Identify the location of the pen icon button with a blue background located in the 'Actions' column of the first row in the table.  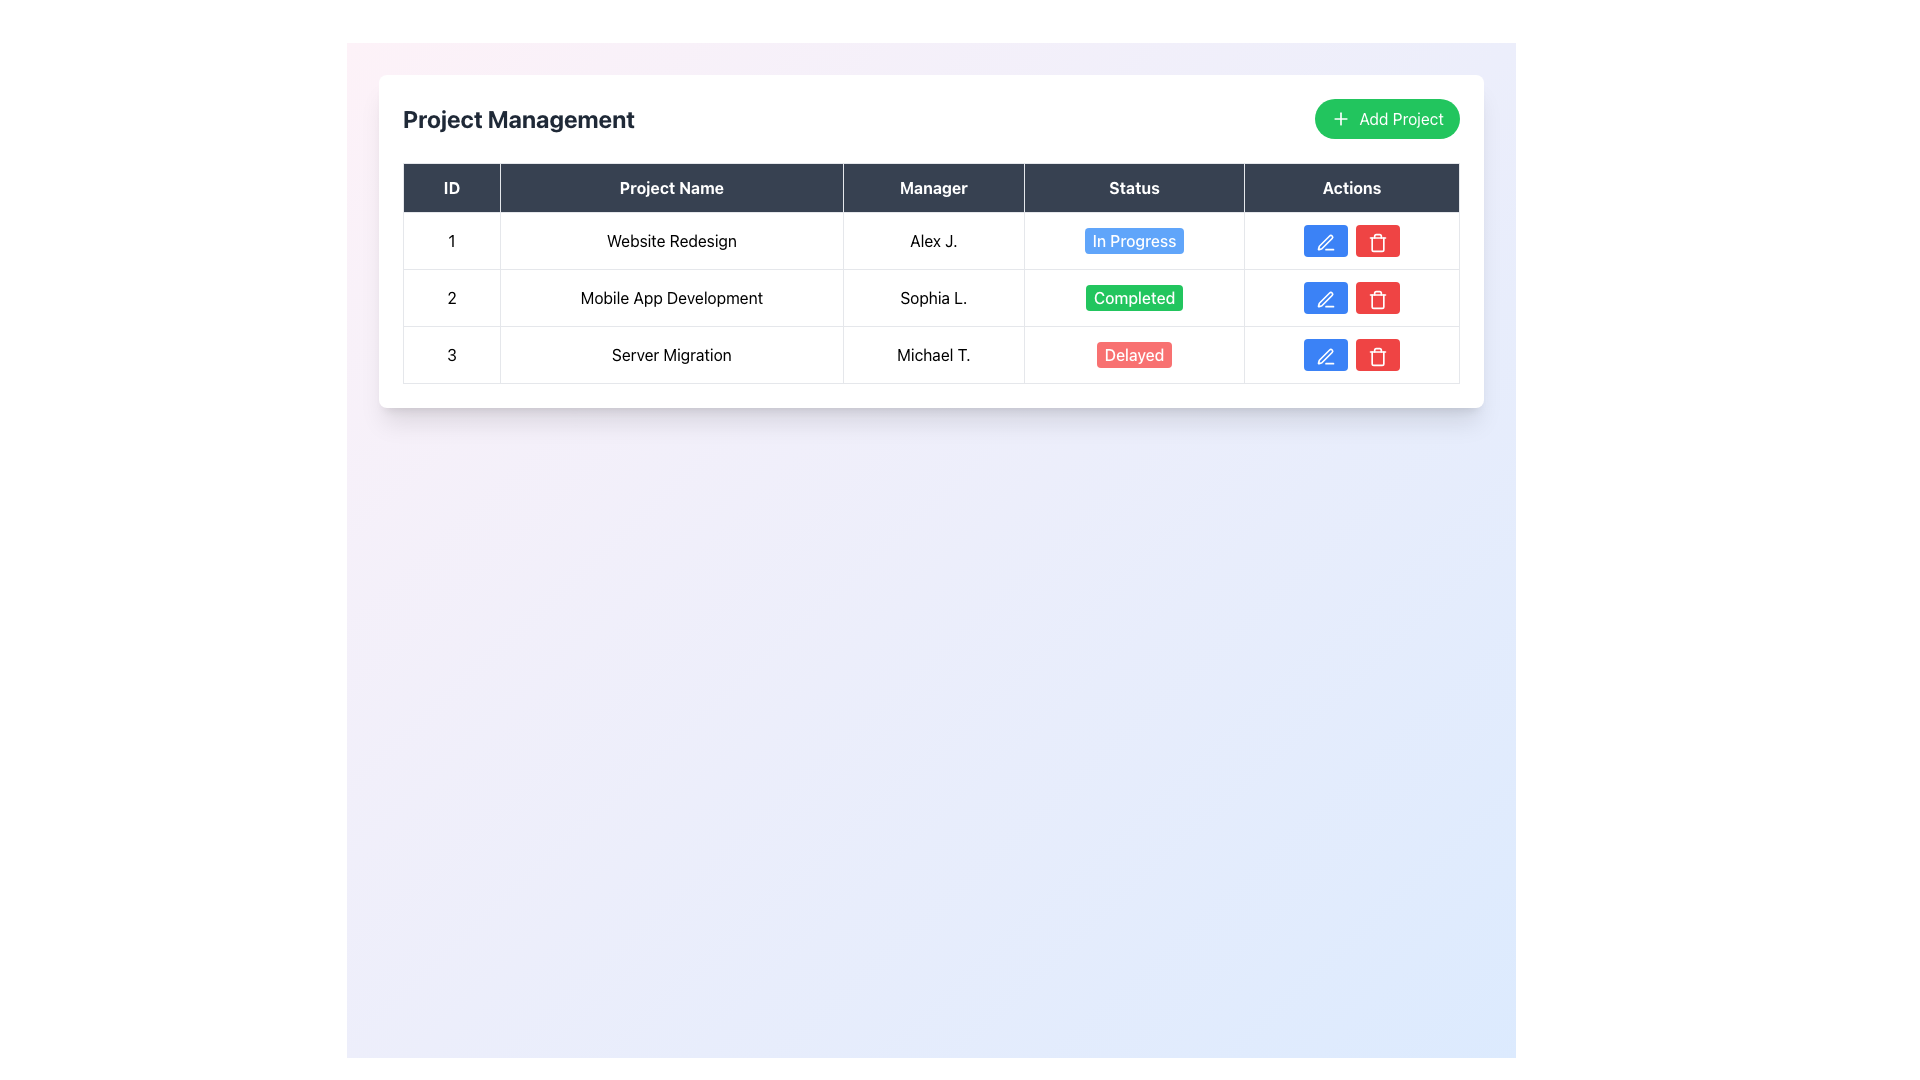
(1326, 241).